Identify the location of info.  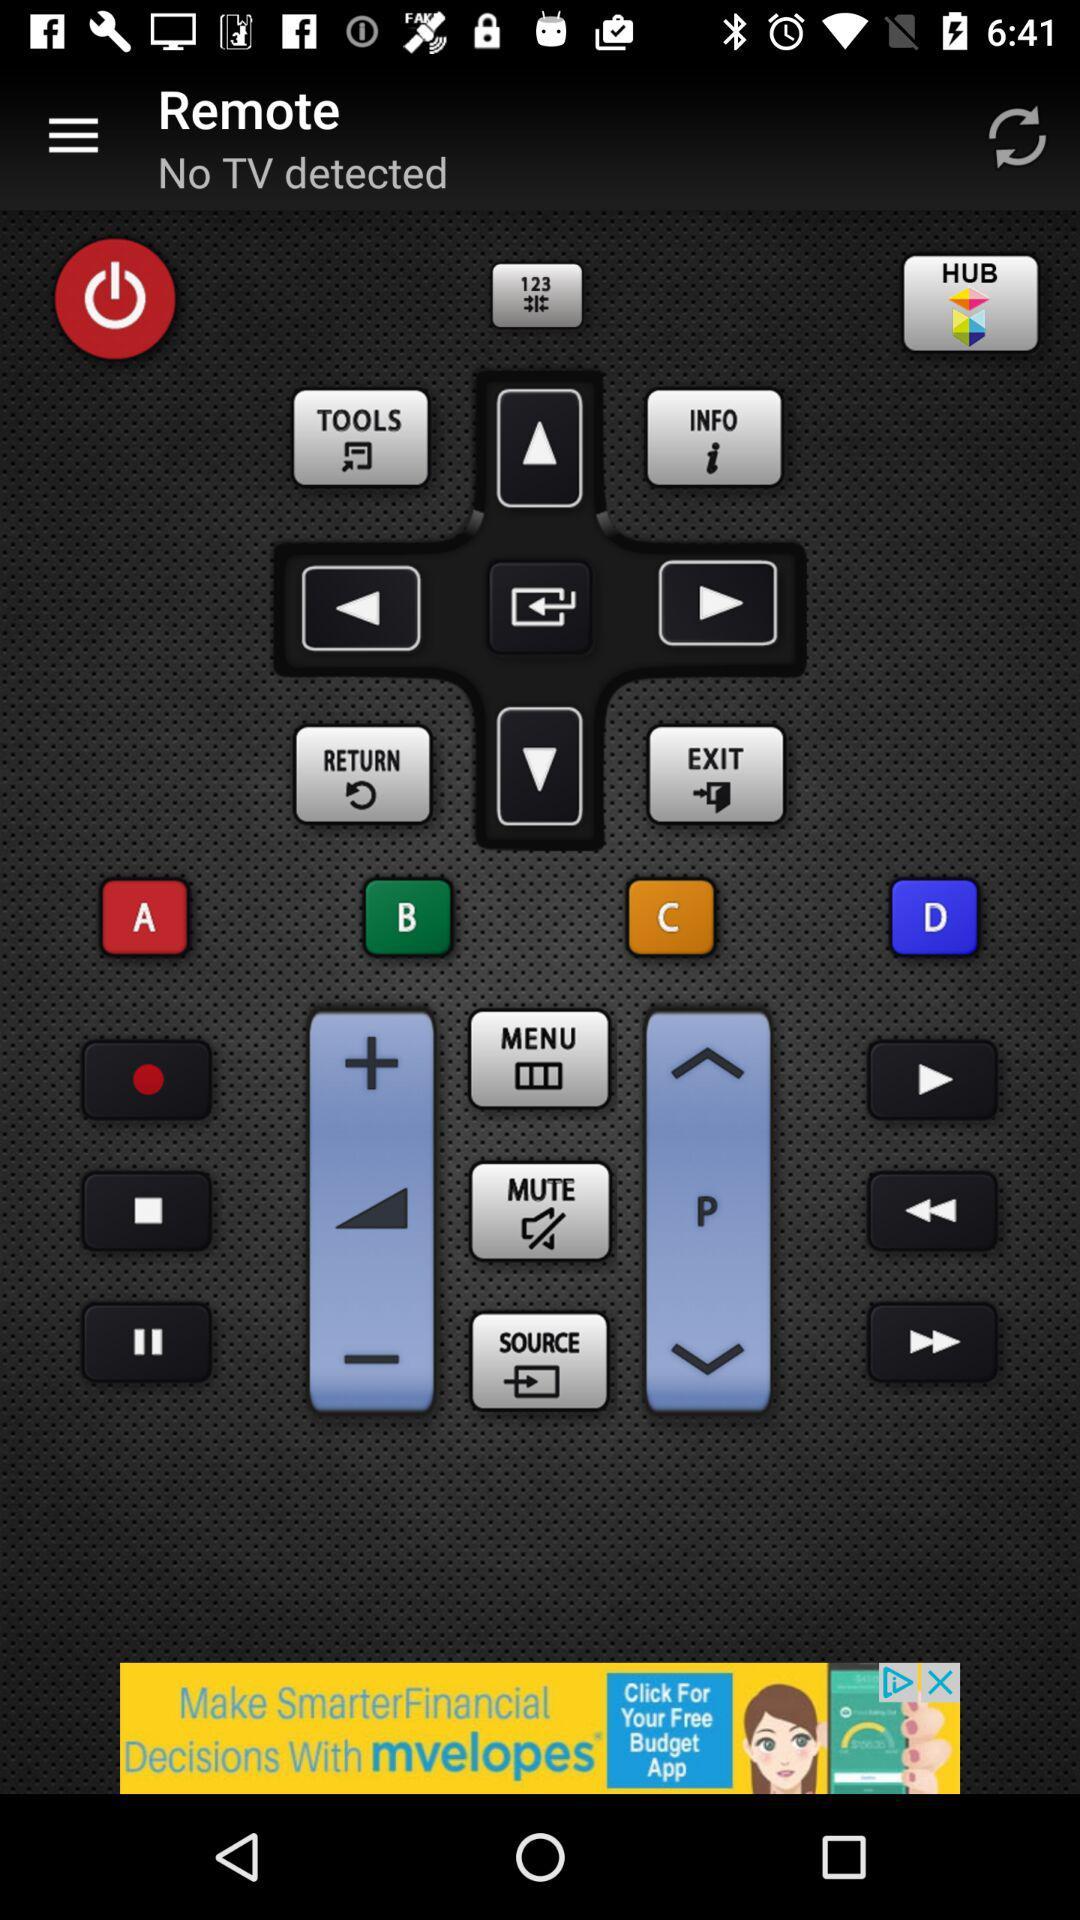
(715, 438).